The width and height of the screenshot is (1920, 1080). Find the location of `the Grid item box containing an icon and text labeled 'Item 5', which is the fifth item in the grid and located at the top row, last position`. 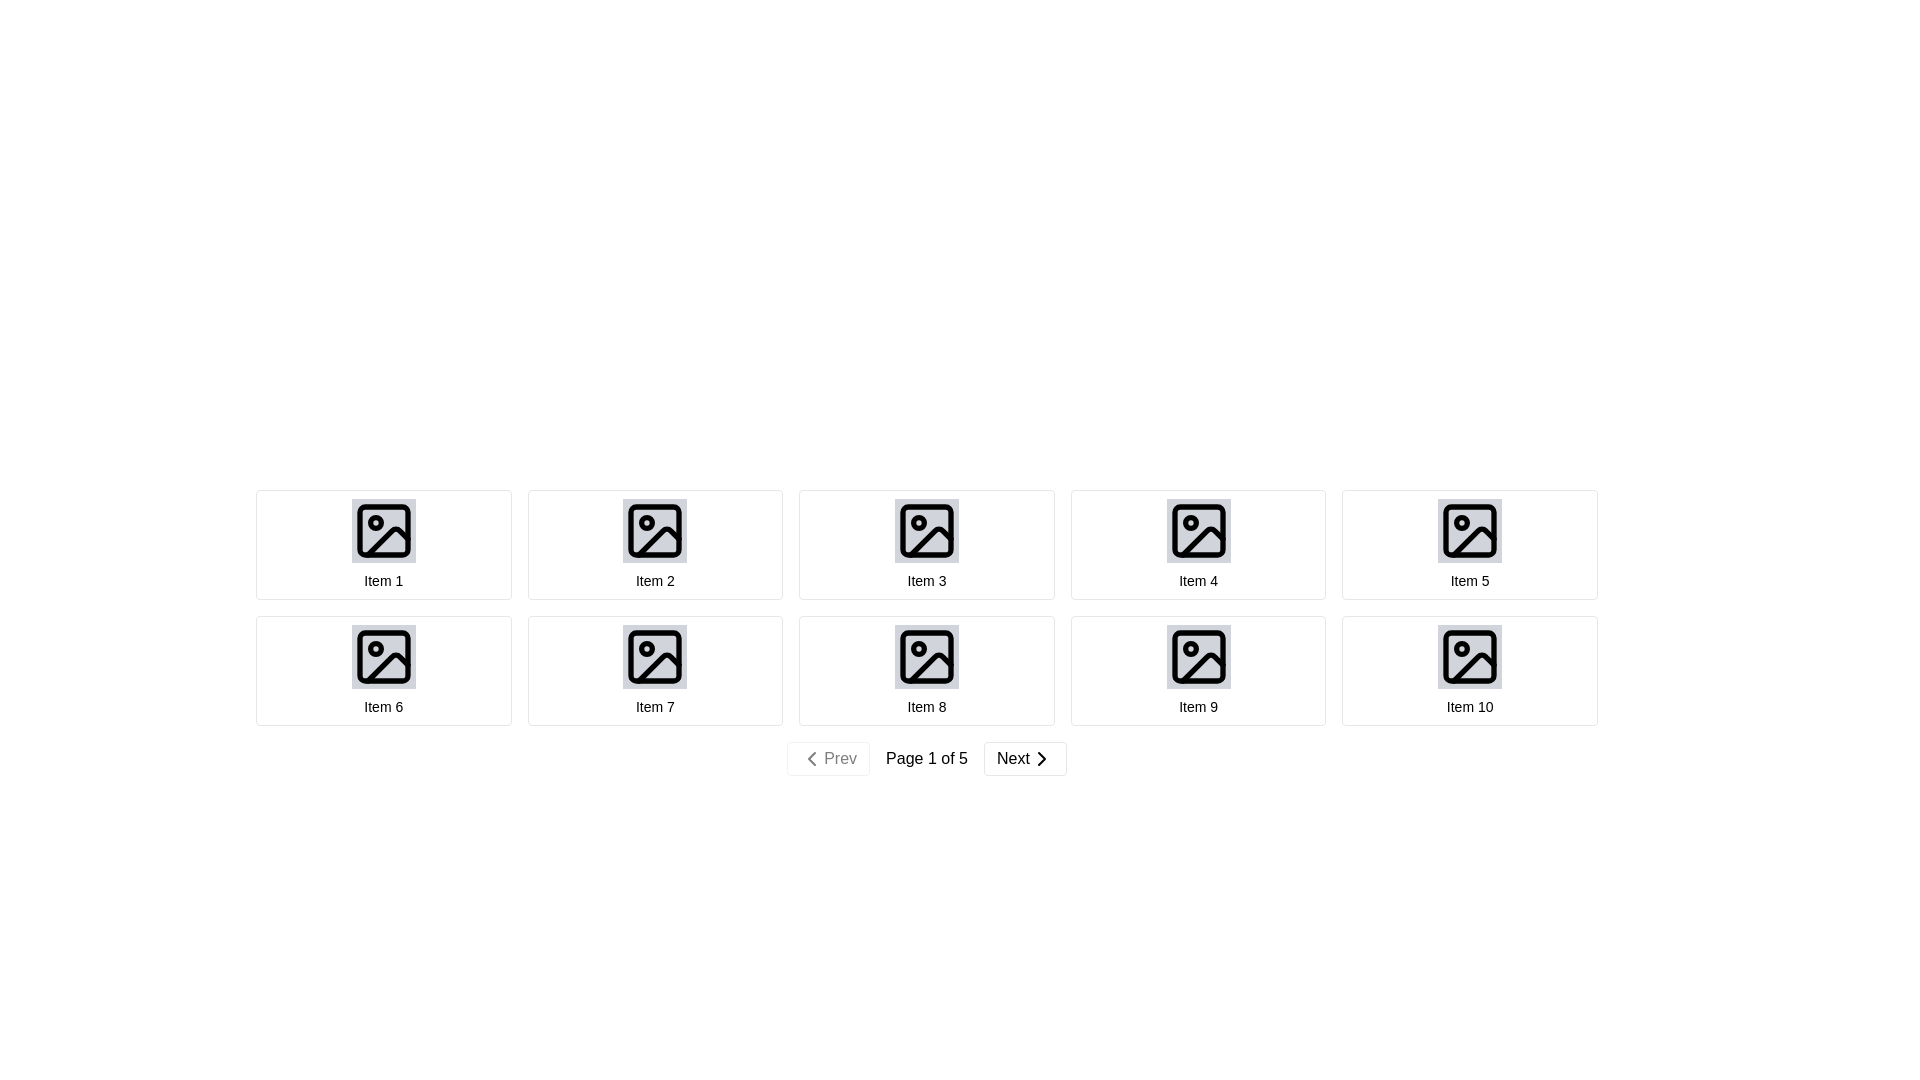

the Grid item box containing an icon and text labeled 'Item 5', which is the fifth item in the grid and located at the top row, last position is located at coordinates (1470, 544).